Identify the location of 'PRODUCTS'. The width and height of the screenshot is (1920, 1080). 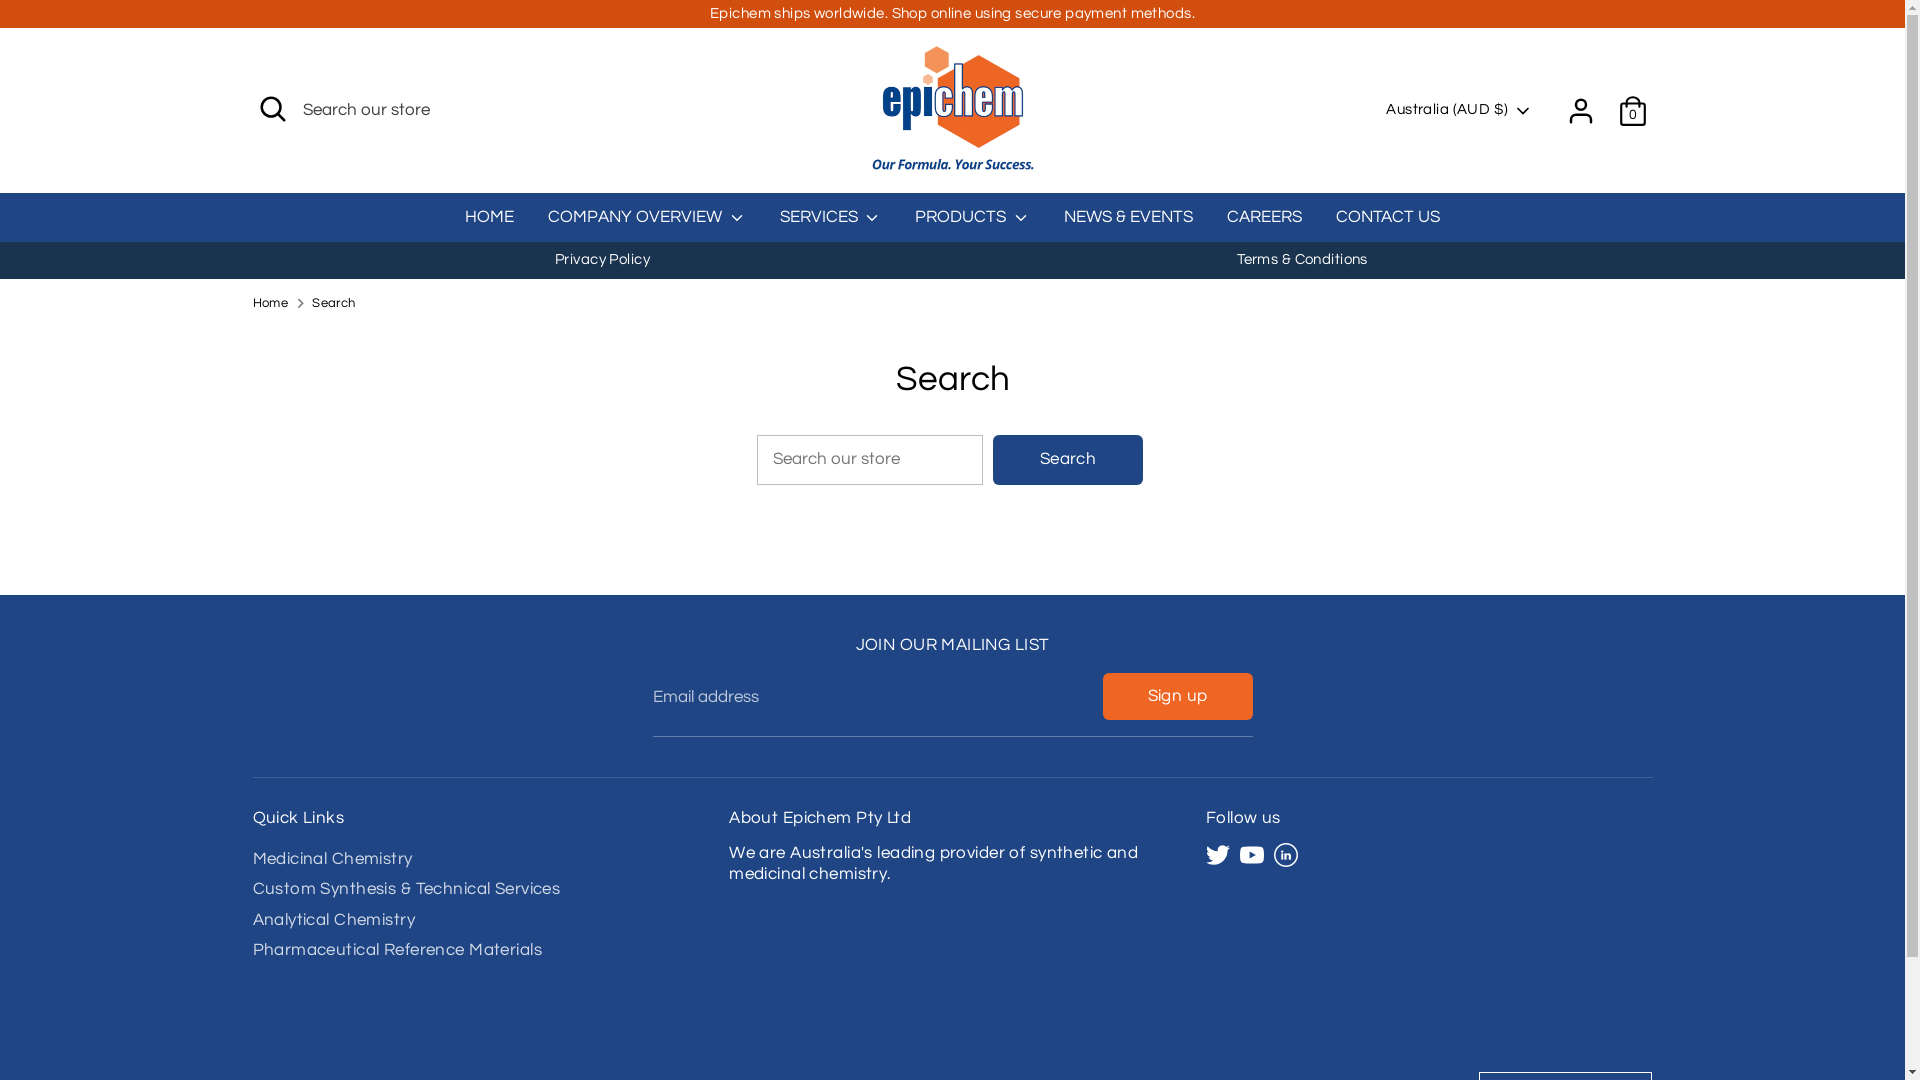
(972, 223).